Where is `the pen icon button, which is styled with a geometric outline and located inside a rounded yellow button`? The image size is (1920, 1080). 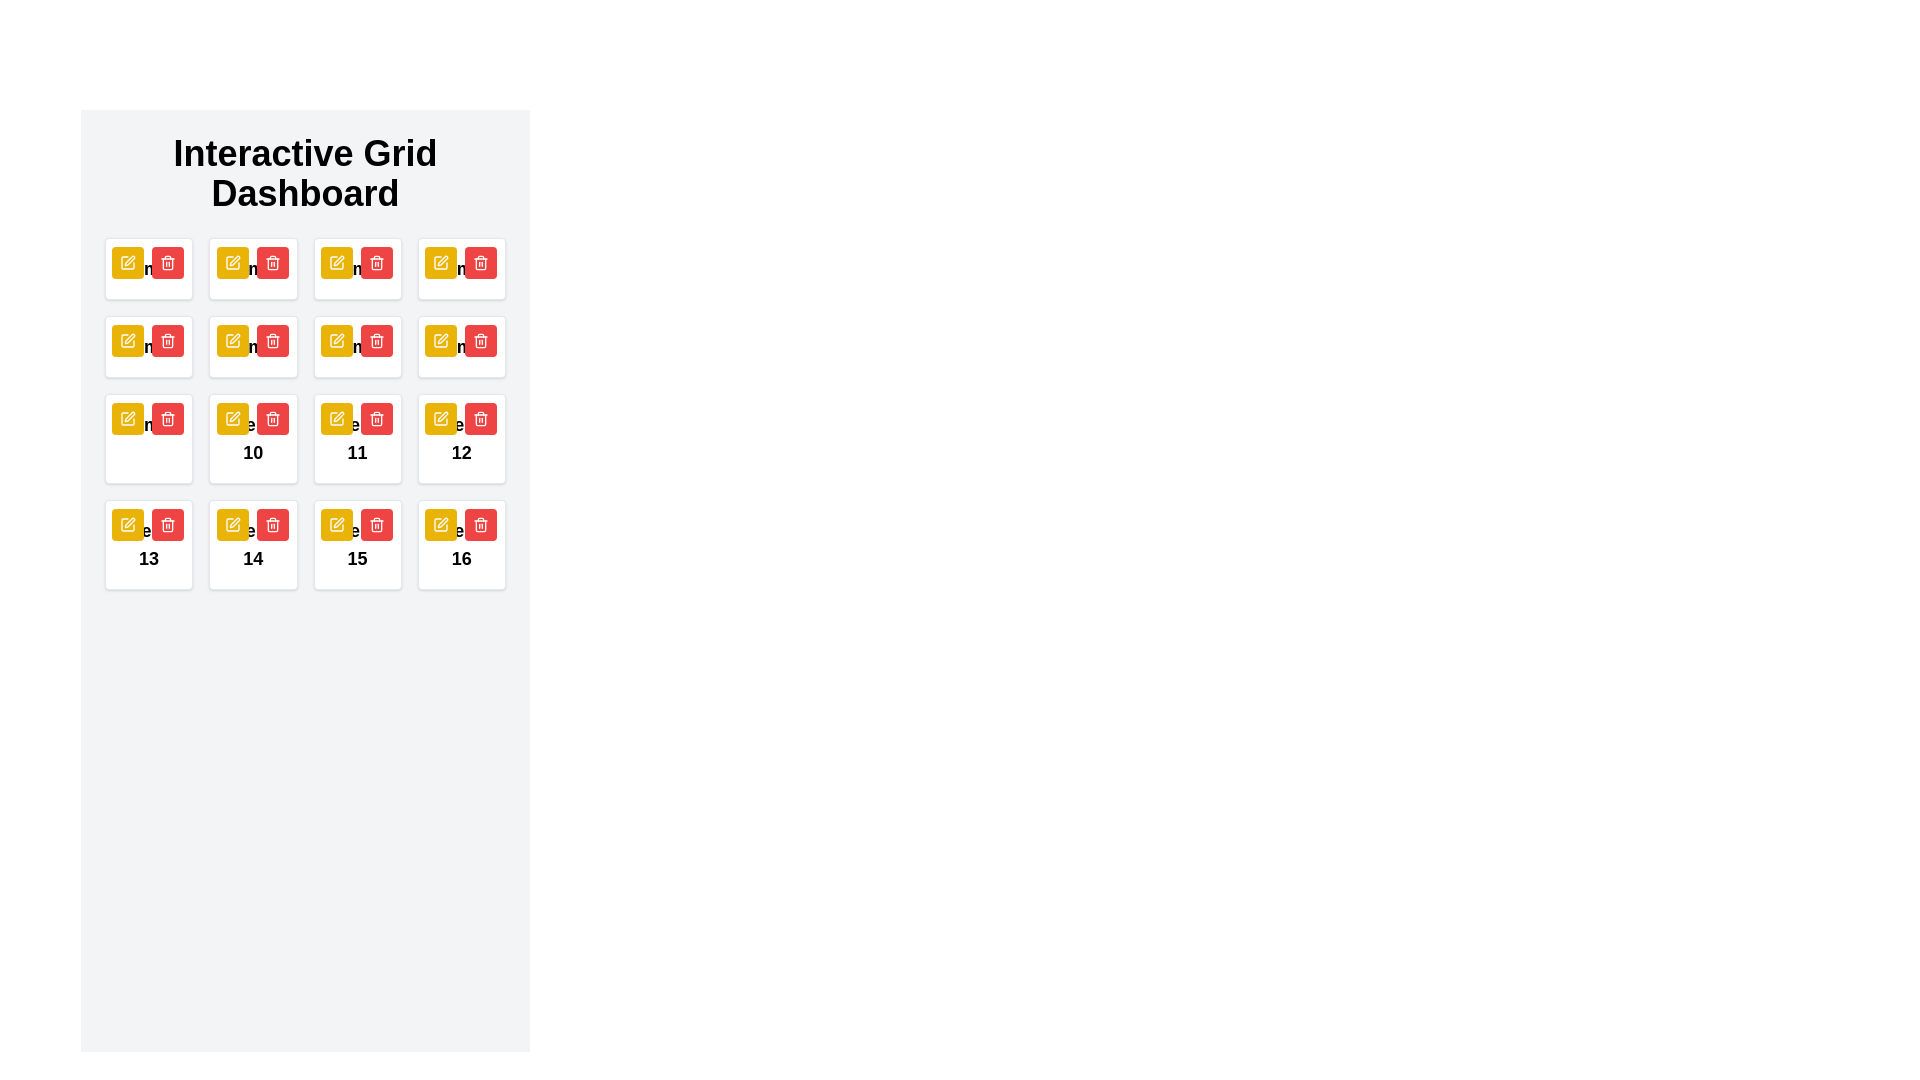 the pen icon button, which is styled with a geometric outline and located inside a rounded yellow button is located at coordinates (440, 523).